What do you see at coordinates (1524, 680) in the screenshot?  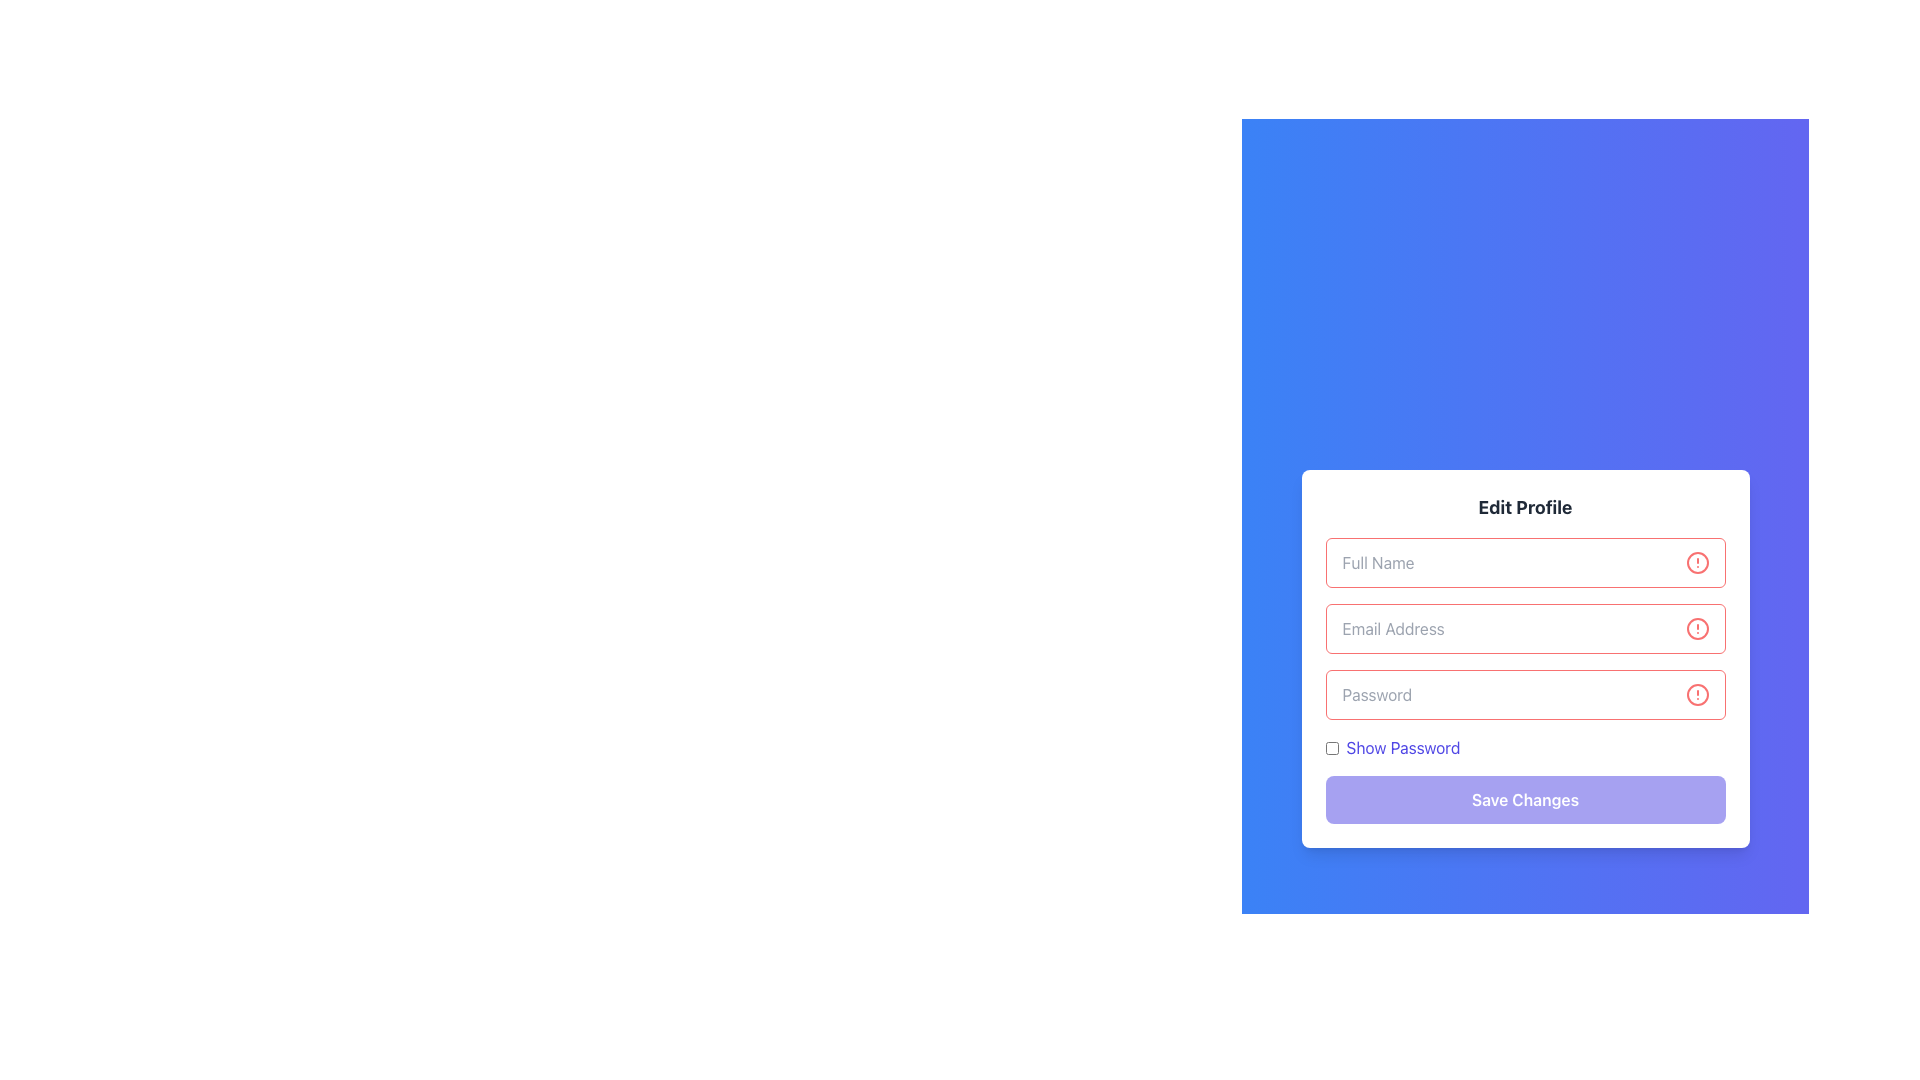 I see `the 'Password' text input field with a red border, which displays an error state` at bounding box center [1524, 680].